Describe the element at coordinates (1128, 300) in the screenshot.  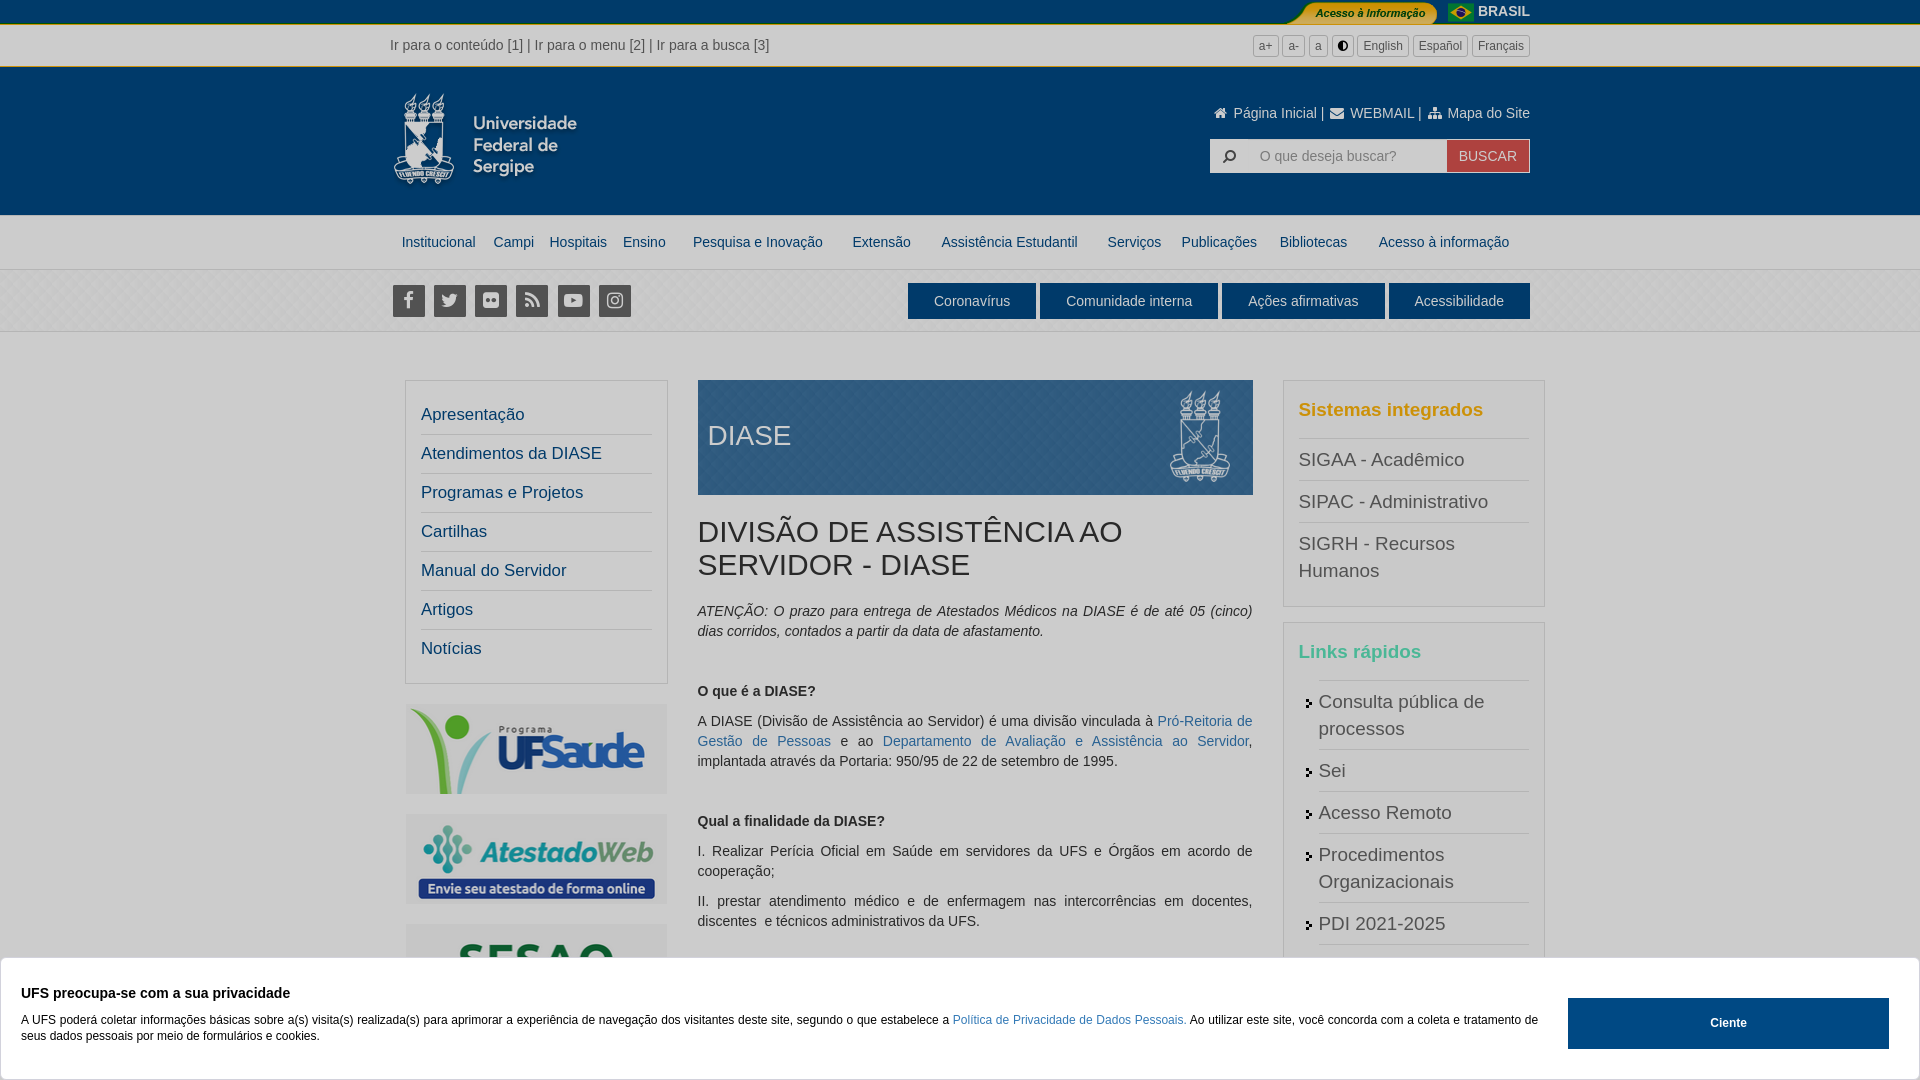
I see `'Comunidade interna'` at that location.